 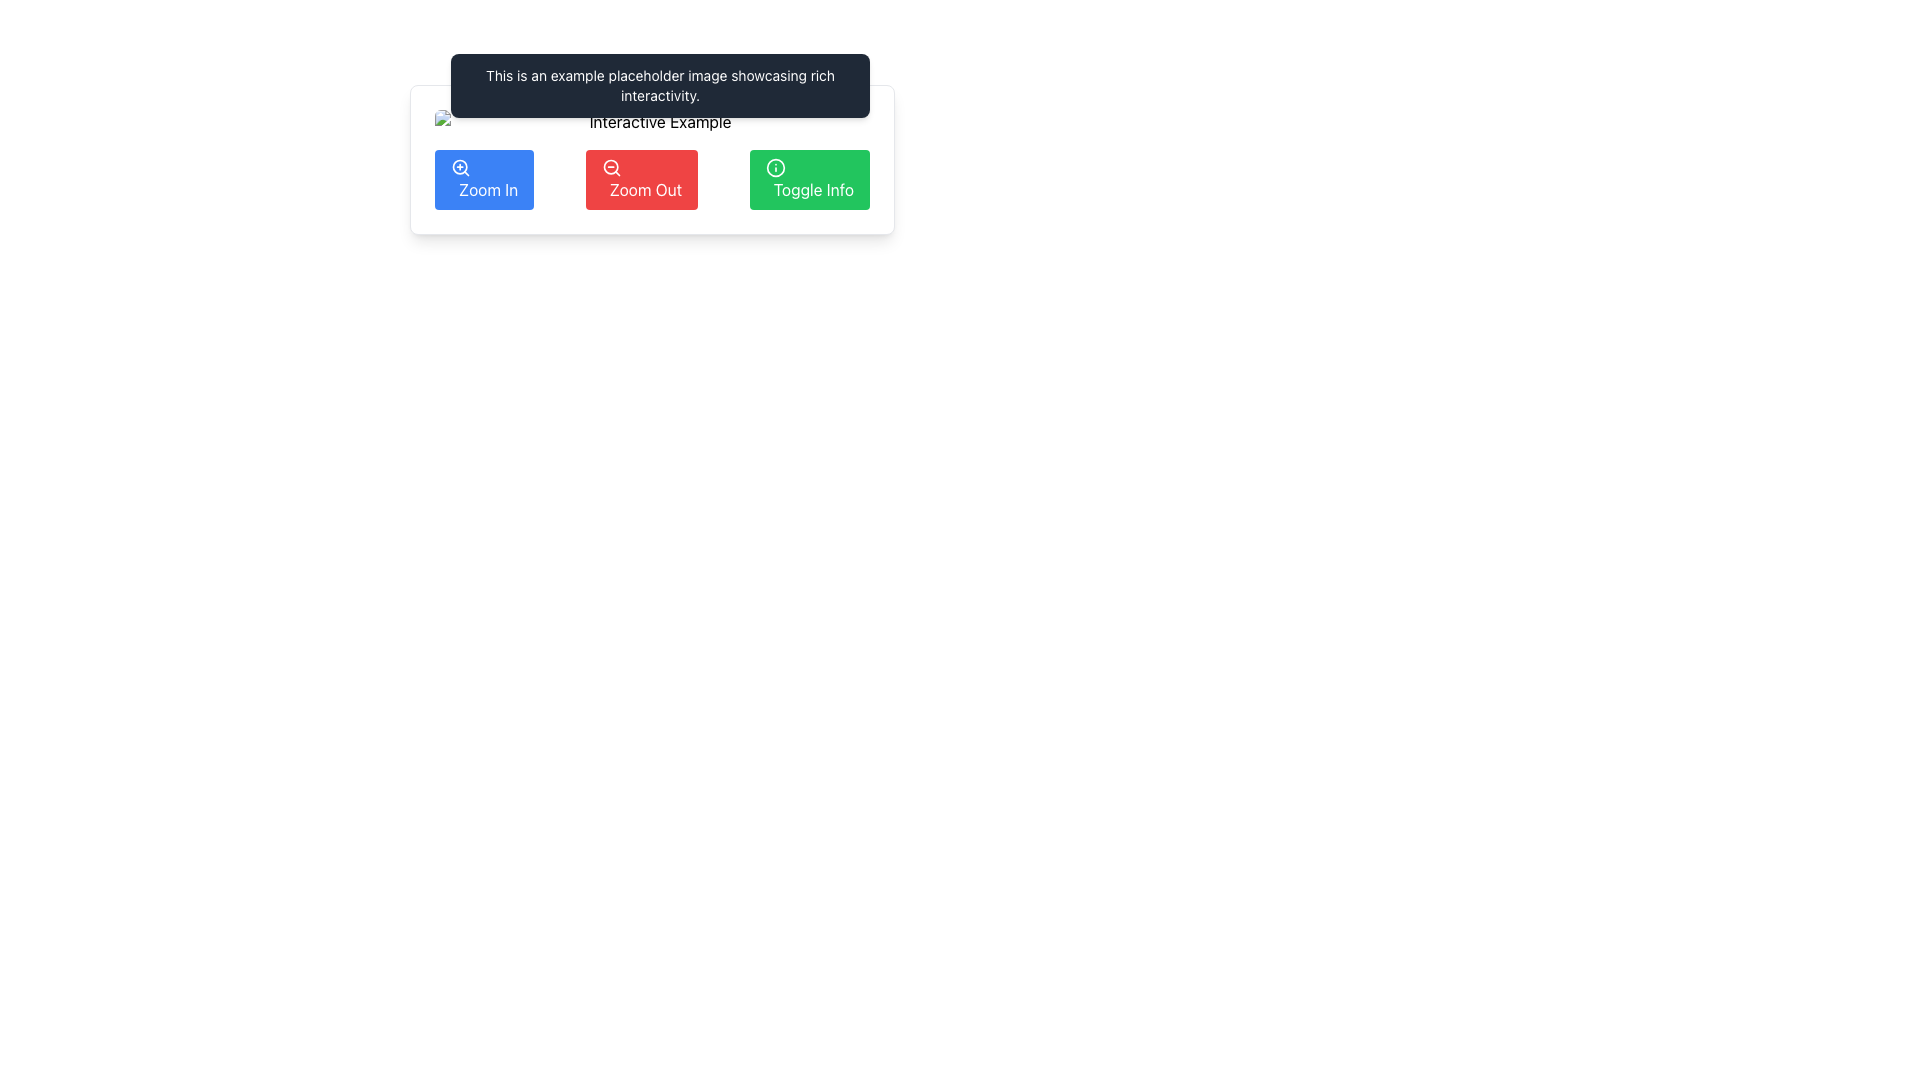 What do you see at coordinates (610, 167) in the screenshot?
I see `the magnifying glass icon with a minus sign, located within the red 'Zoom Out' button, to zoom out` at bounding box center [610, 167].